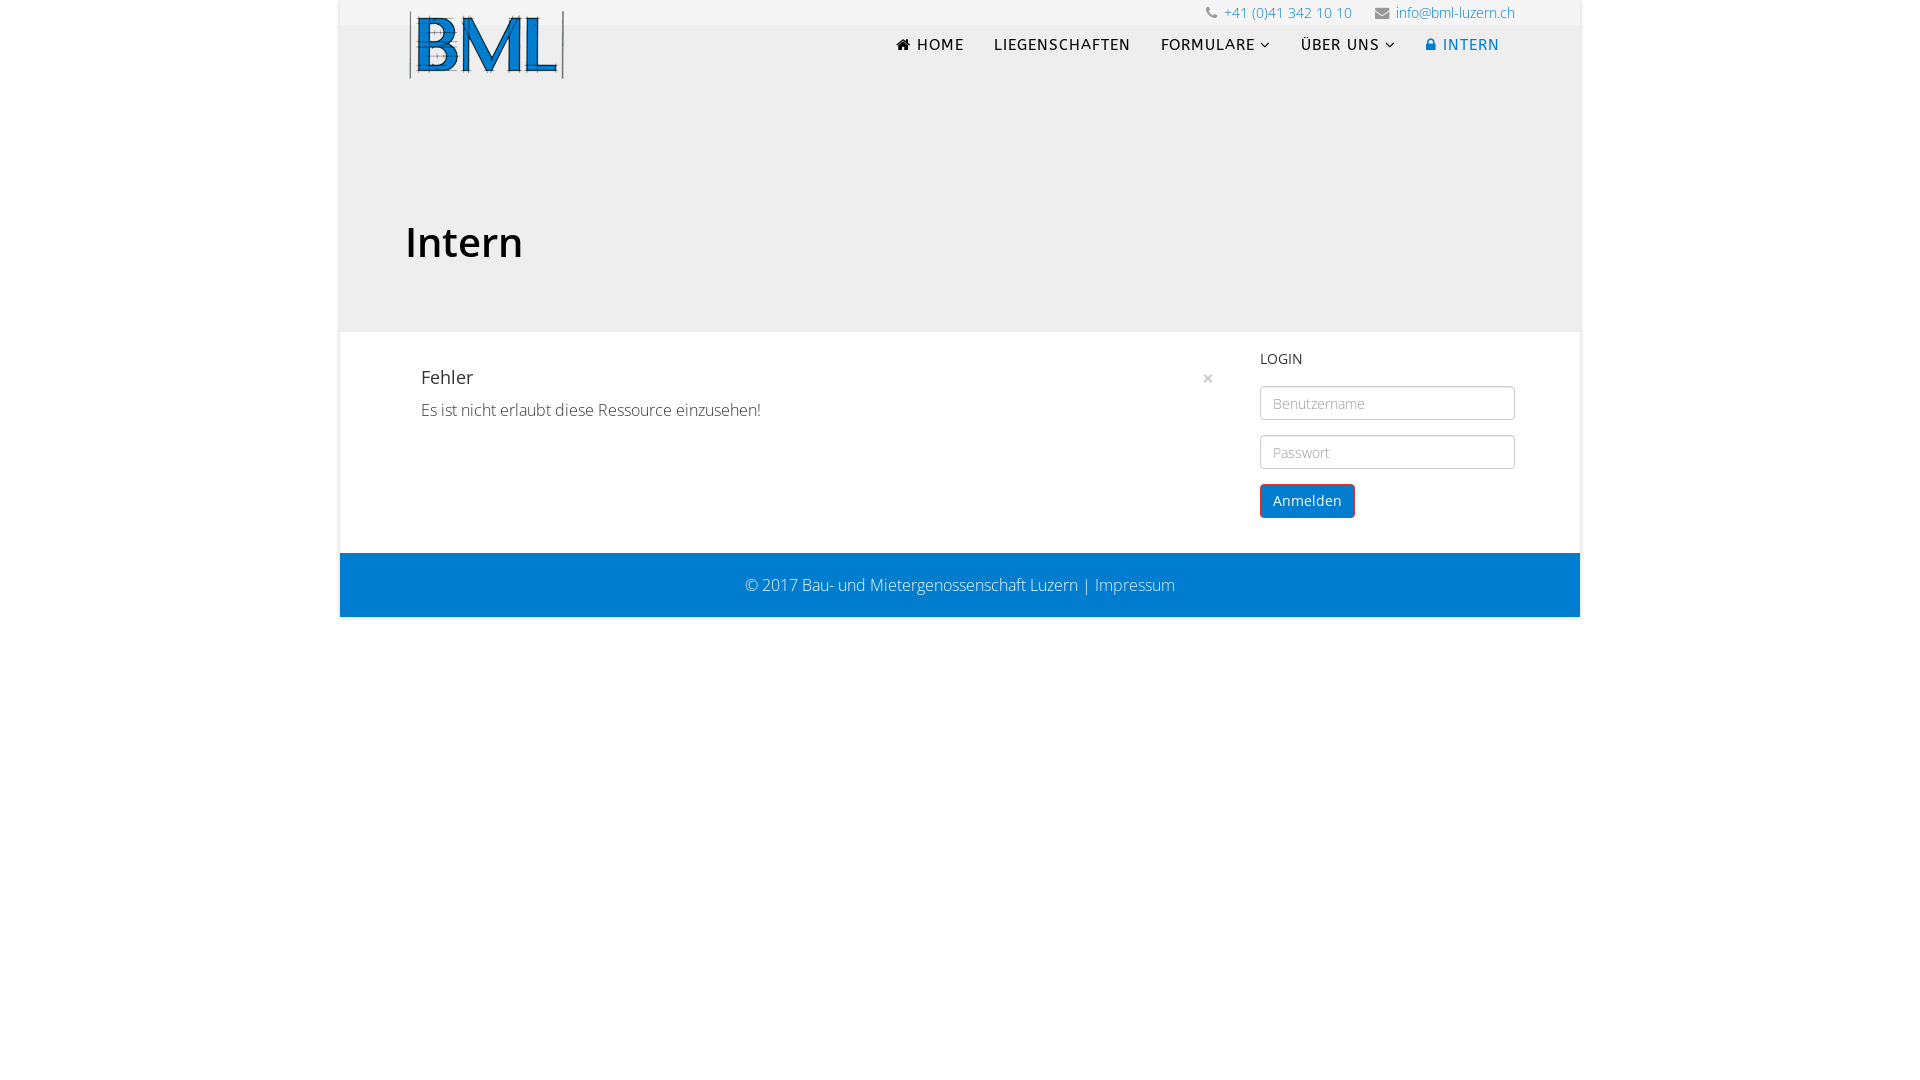 This screenshot has height=1080, width=1920. I want to click on 'FORMULARE', so click(1214, 45).